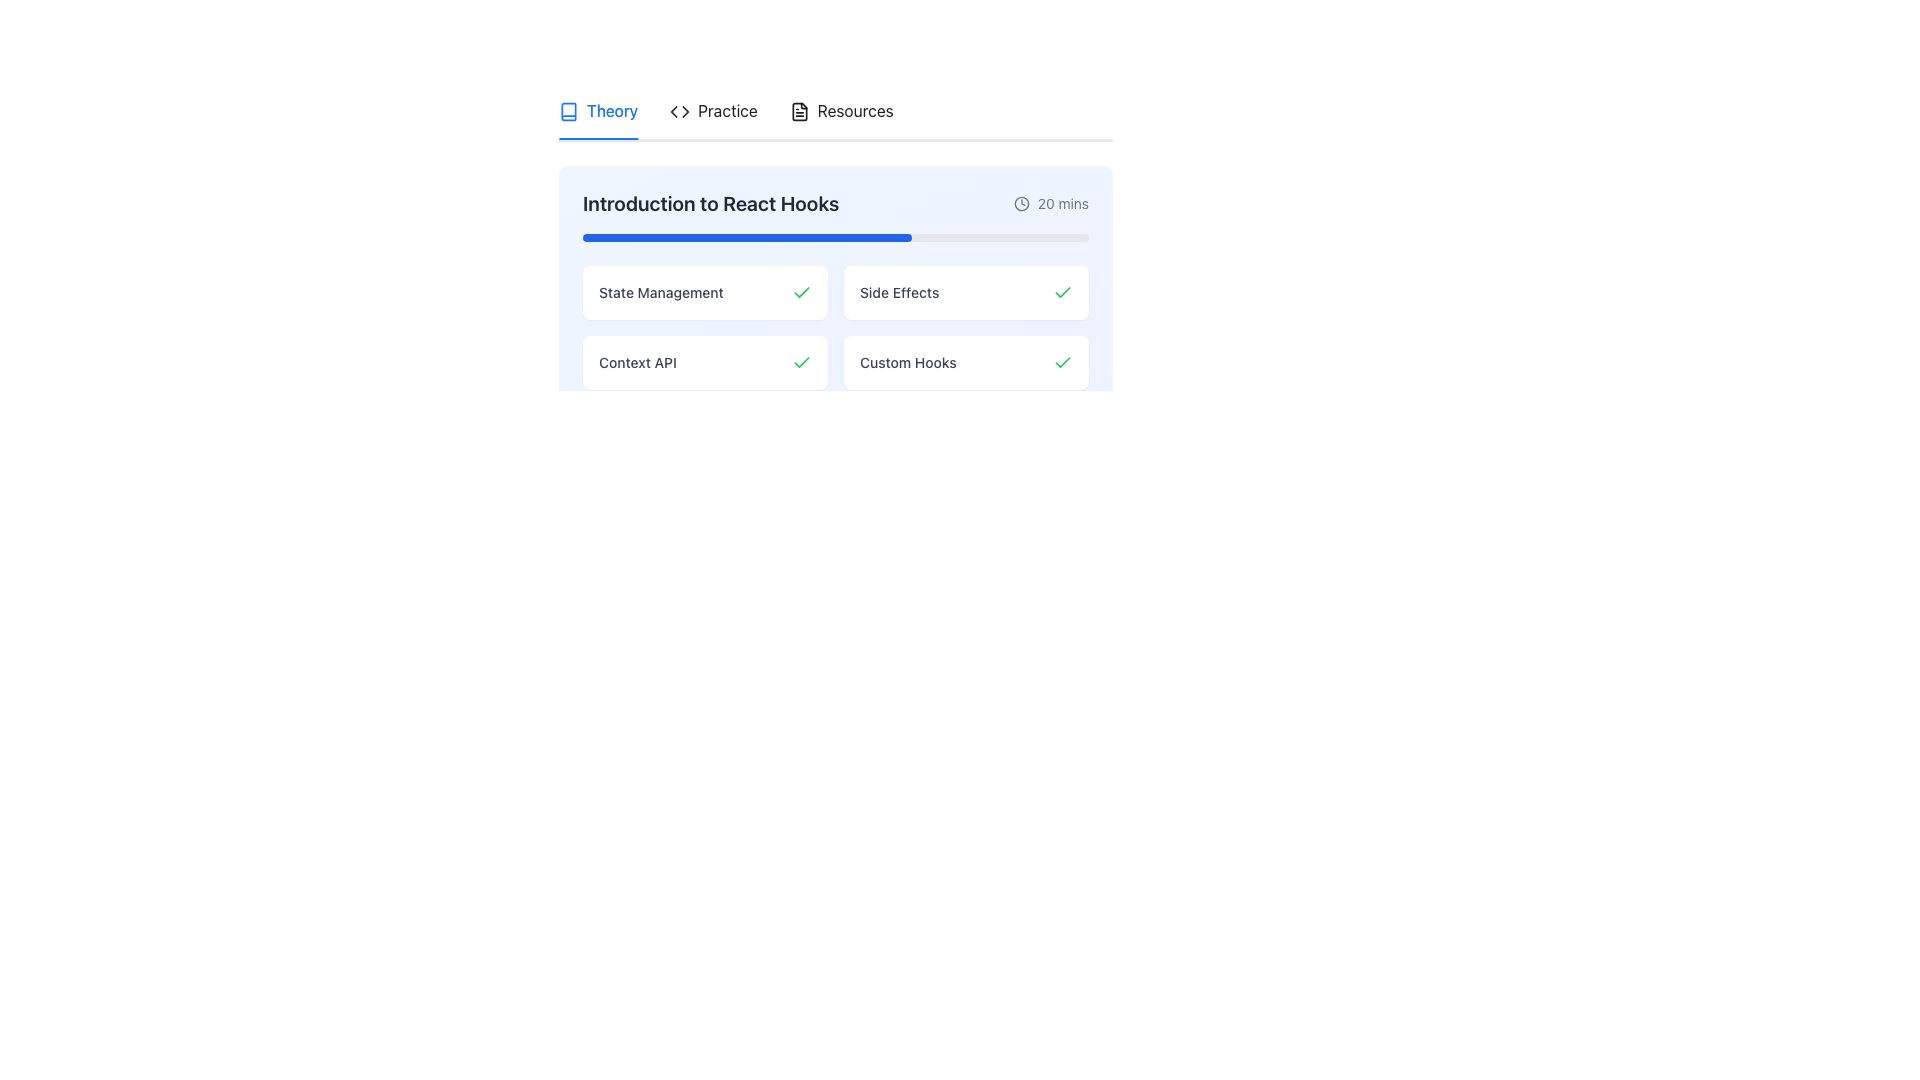 Image resolution: width=1920 pixels, height=1080 pixels. I want to click on the Indicator bar that highlights the active 'Theory' tab in the navigation bar, so click(597, 138).